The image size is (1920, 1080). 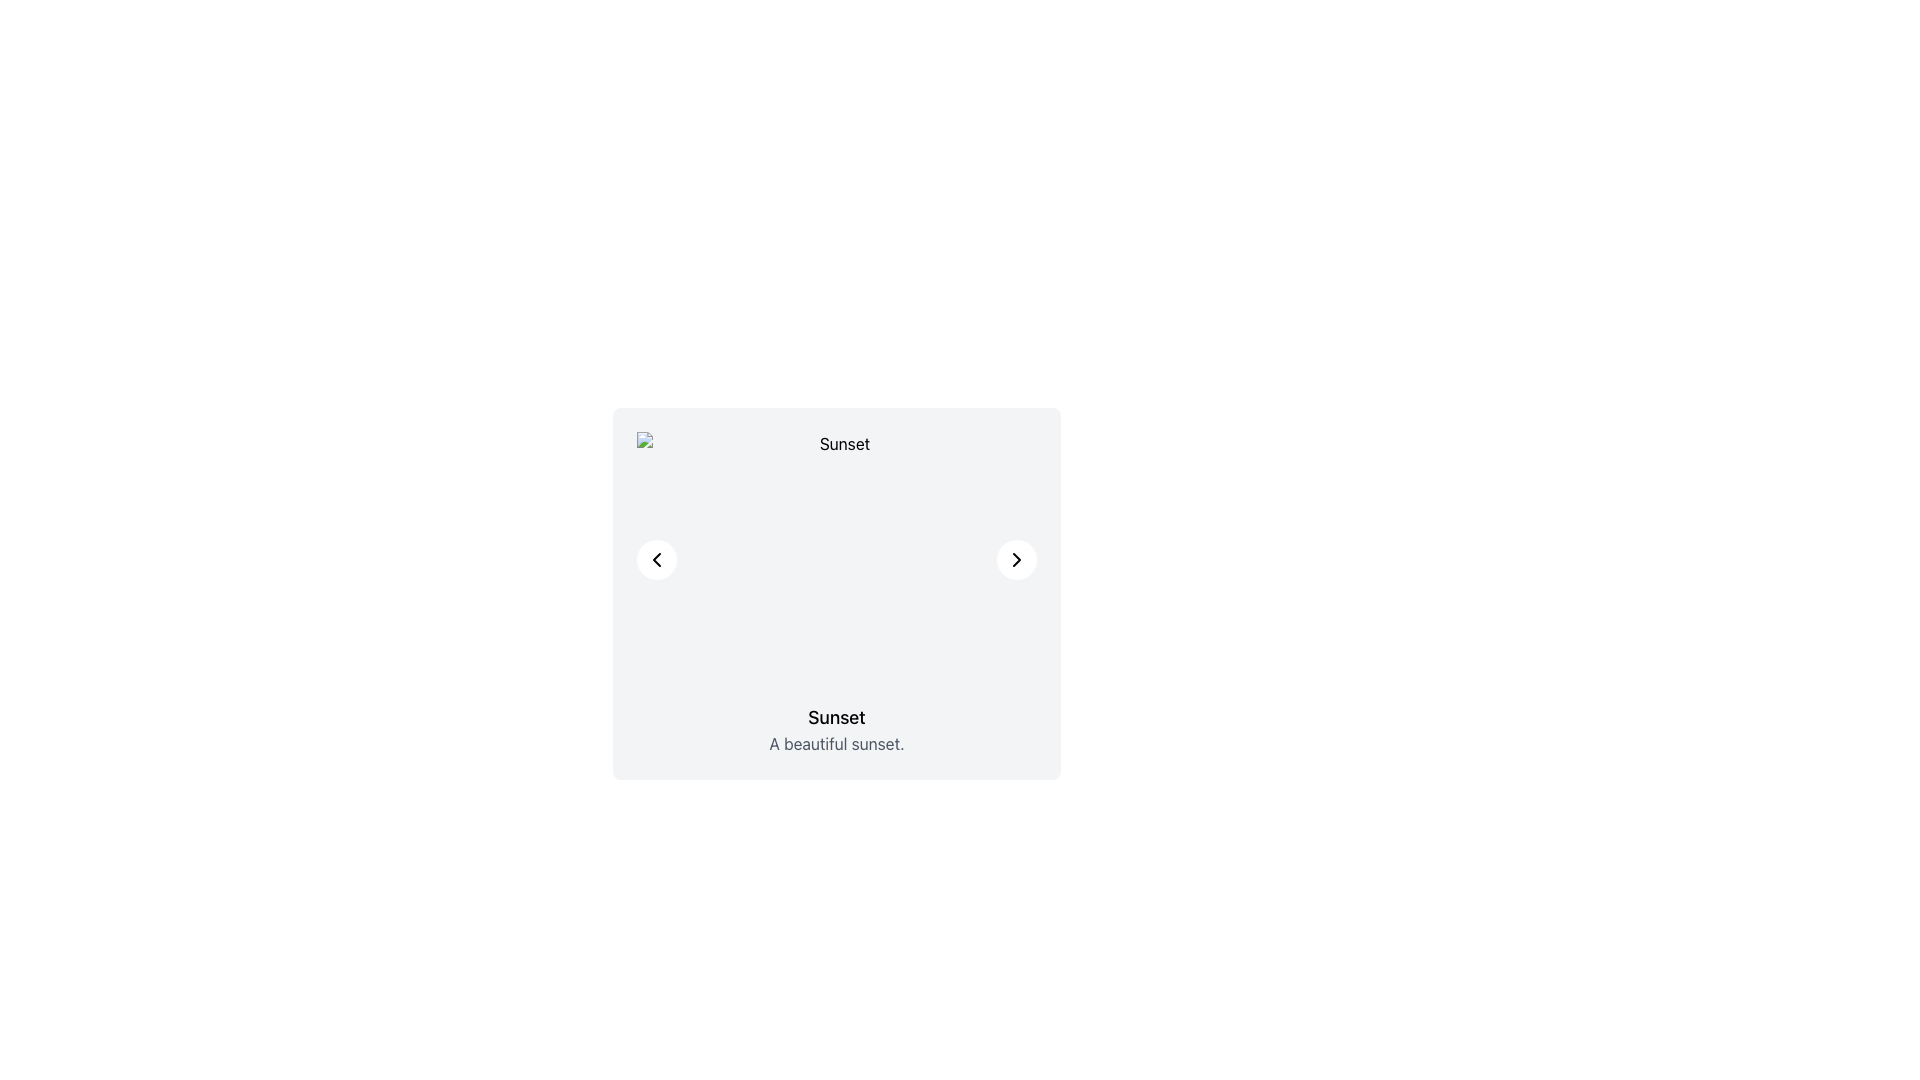 What do you see at coordinates (1017, 559) in the screenshot?
I see `the right-side rounded button icon on the card component` at bounding box center [1017, 559].